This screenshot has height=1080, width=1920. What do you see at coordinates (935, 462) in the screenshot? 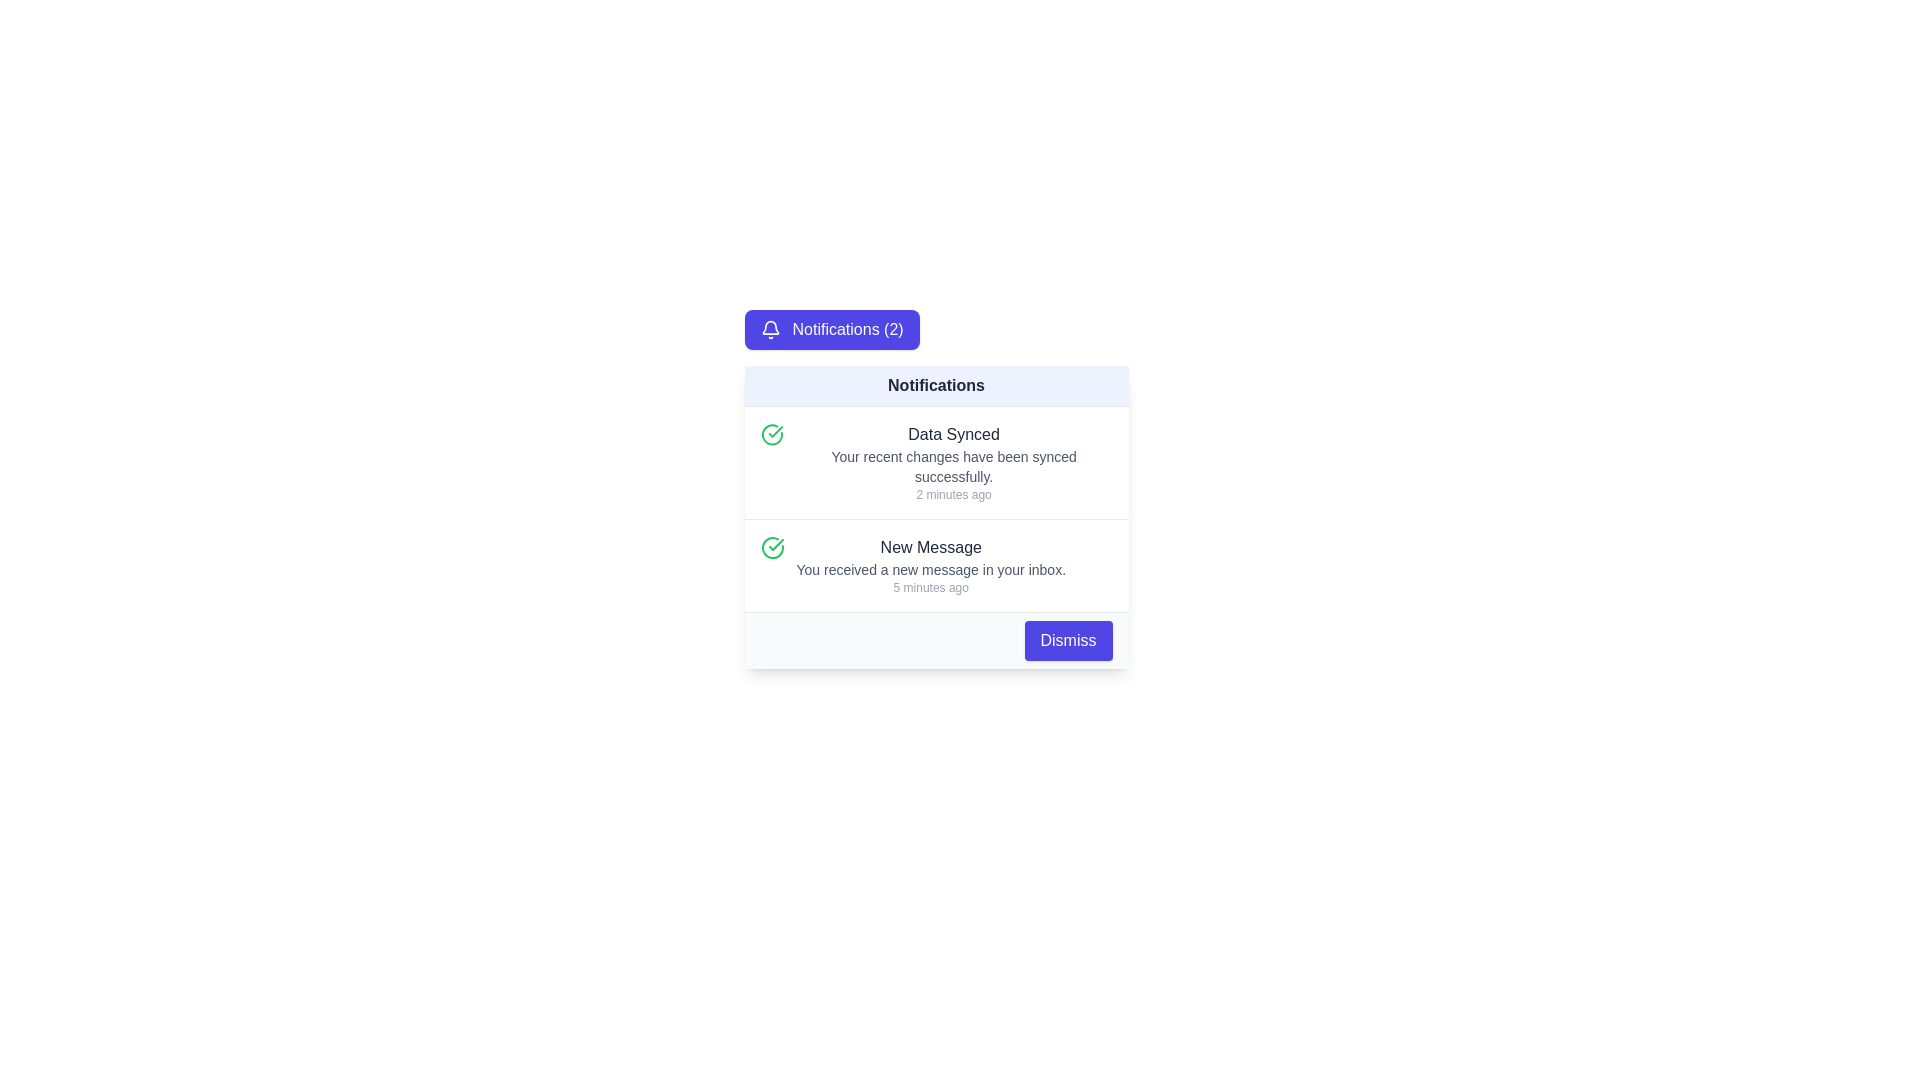
I see `notification message displaying the title 'Data Synced' and the text 'Your recent changes have been synced successfully.'` at bounding box center [935, 462].